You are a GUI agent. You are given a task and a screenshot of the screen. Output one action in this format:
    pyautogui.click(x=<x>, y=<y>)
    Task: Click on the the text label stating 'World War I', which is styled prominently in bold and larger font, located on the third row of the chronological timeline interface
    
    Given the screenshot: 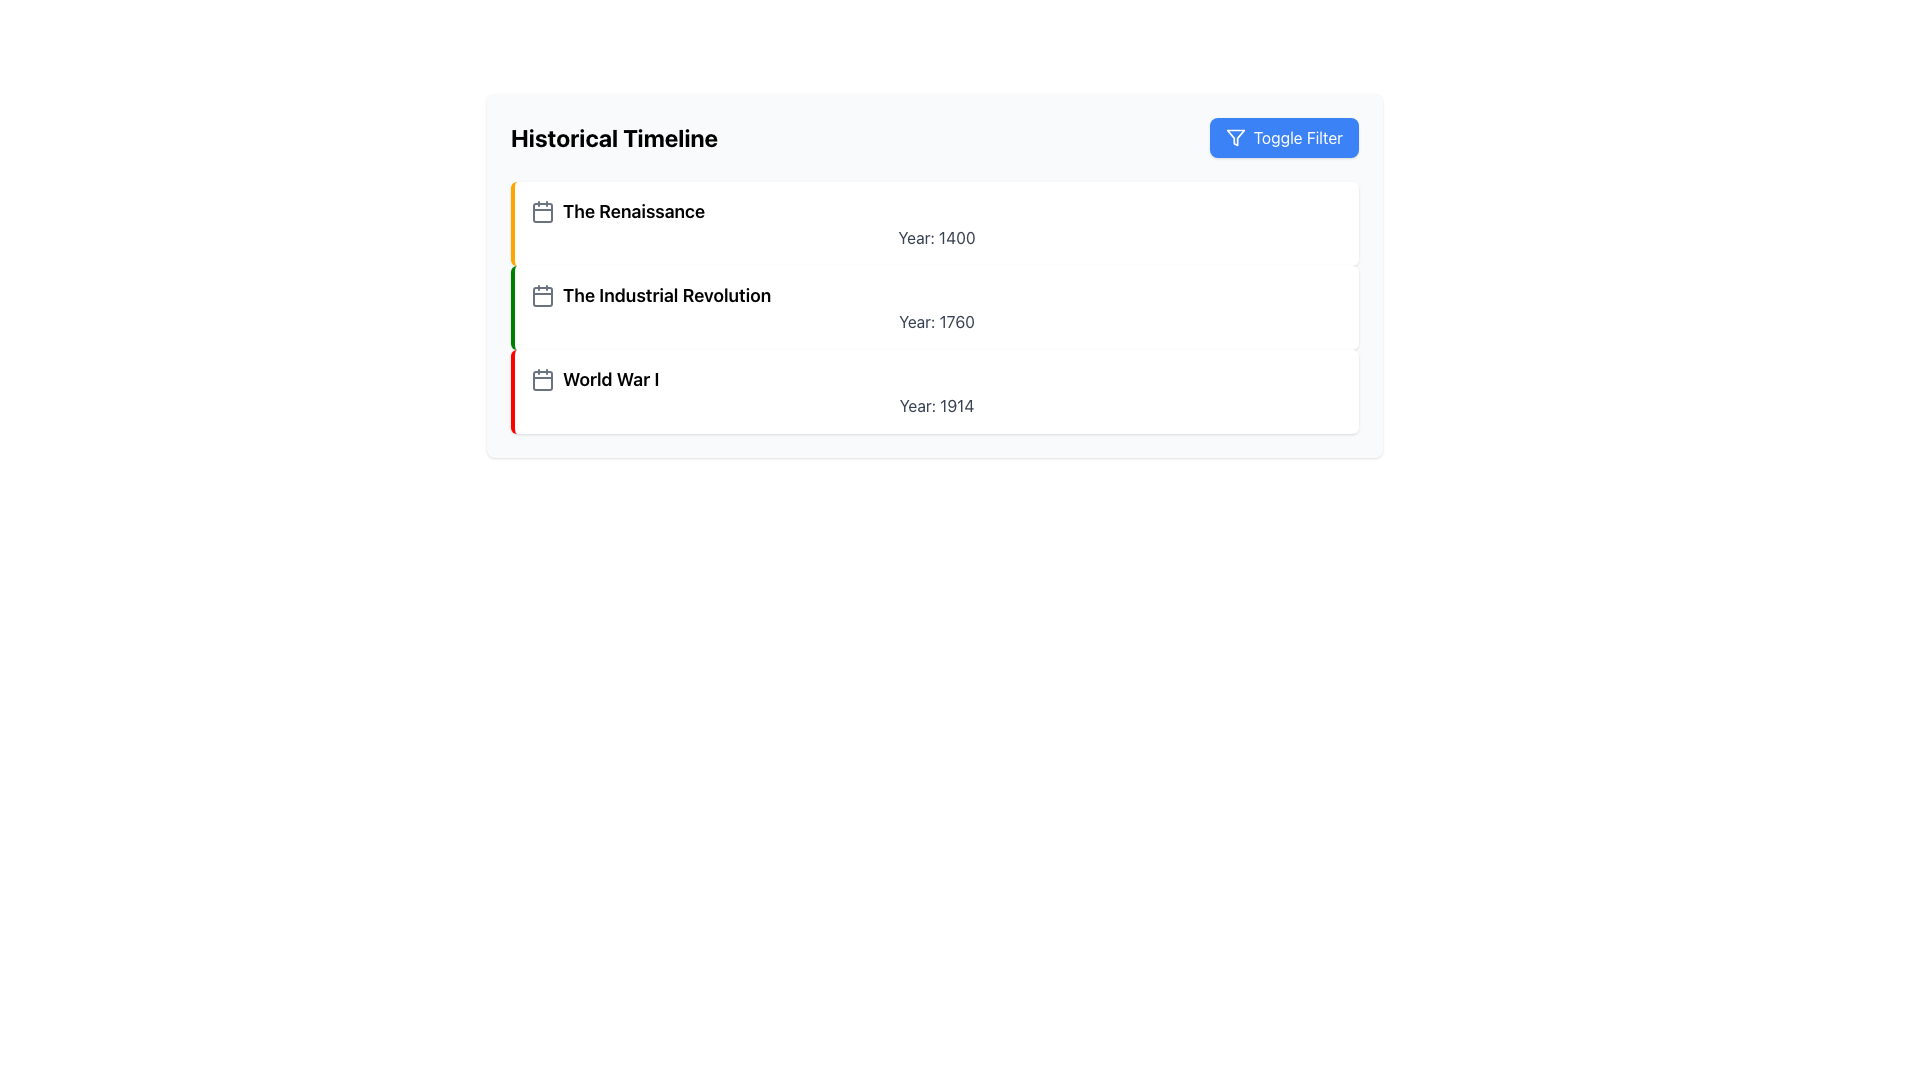 What is the action you would take?
    pyautogui.click(x=610, y=380)
    